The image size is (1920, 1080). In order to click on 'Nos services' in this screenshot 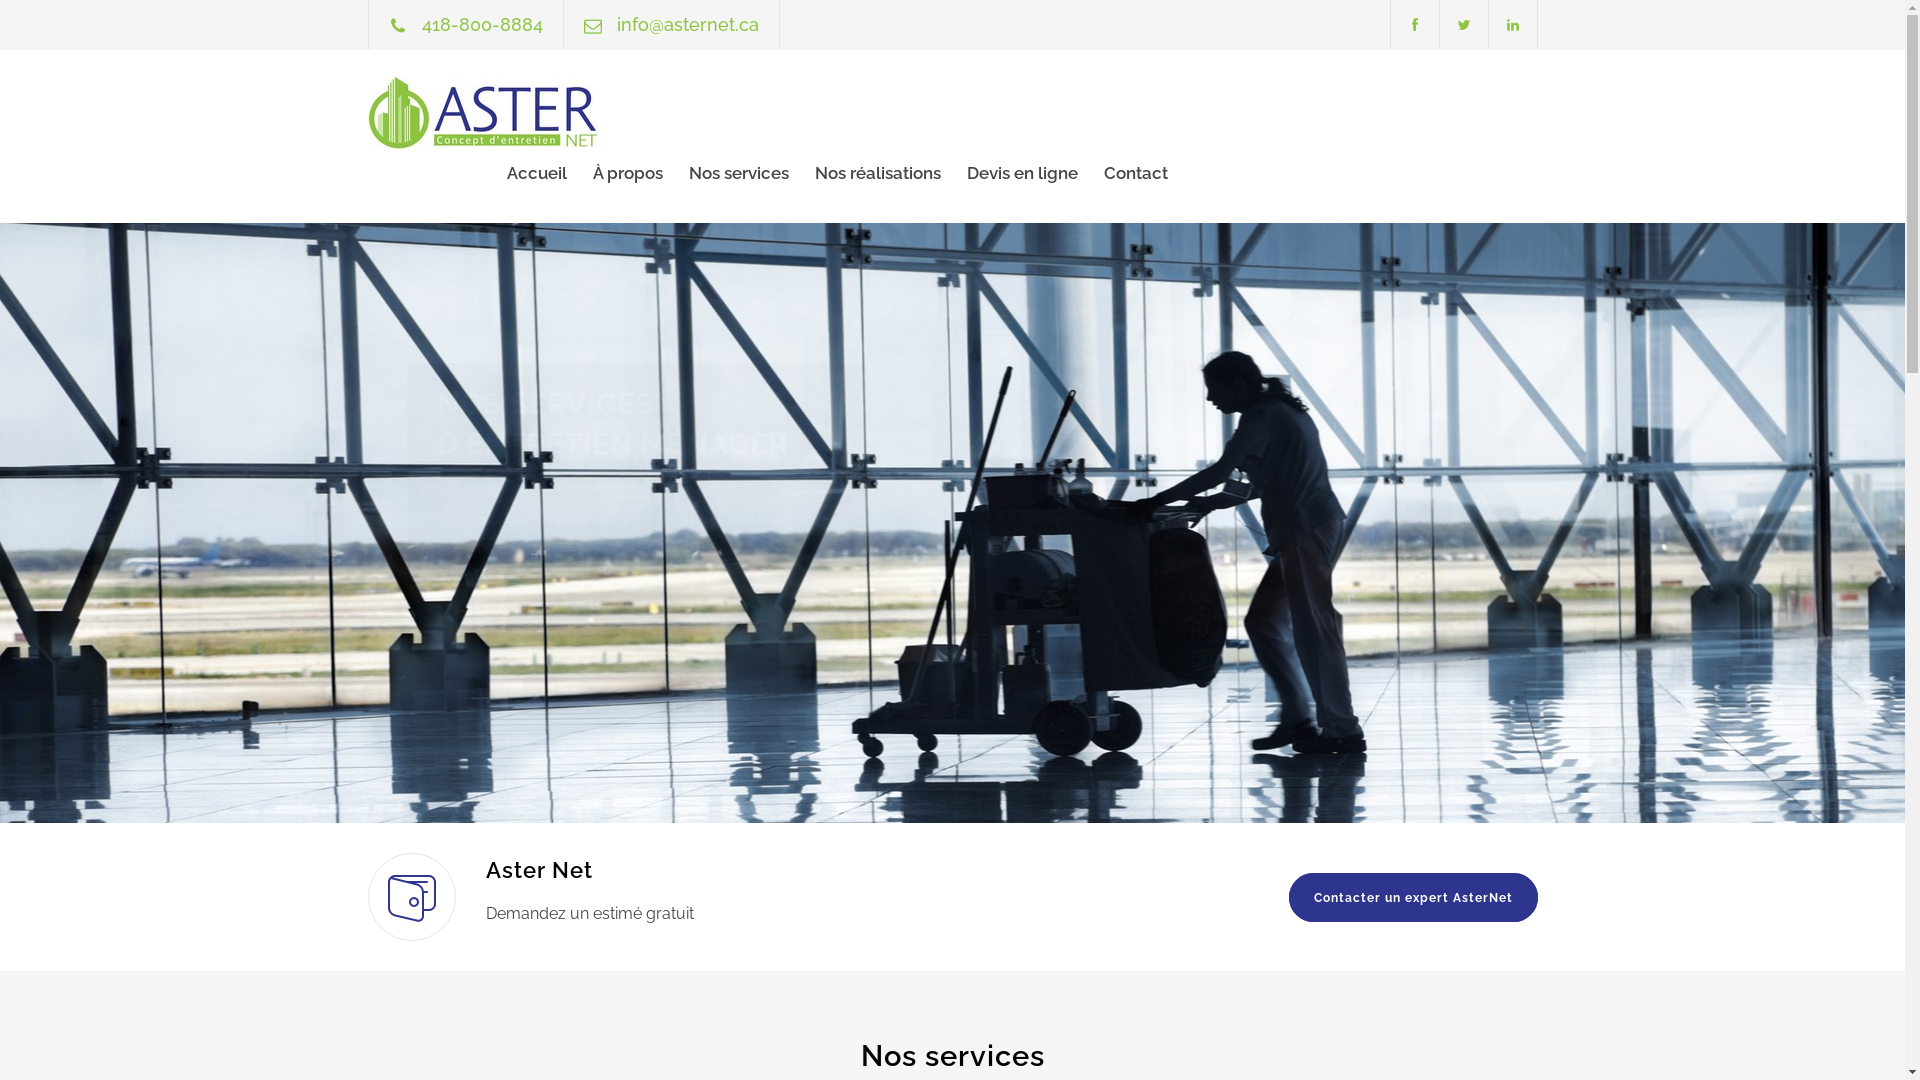, I will do `click(723, 172)`.